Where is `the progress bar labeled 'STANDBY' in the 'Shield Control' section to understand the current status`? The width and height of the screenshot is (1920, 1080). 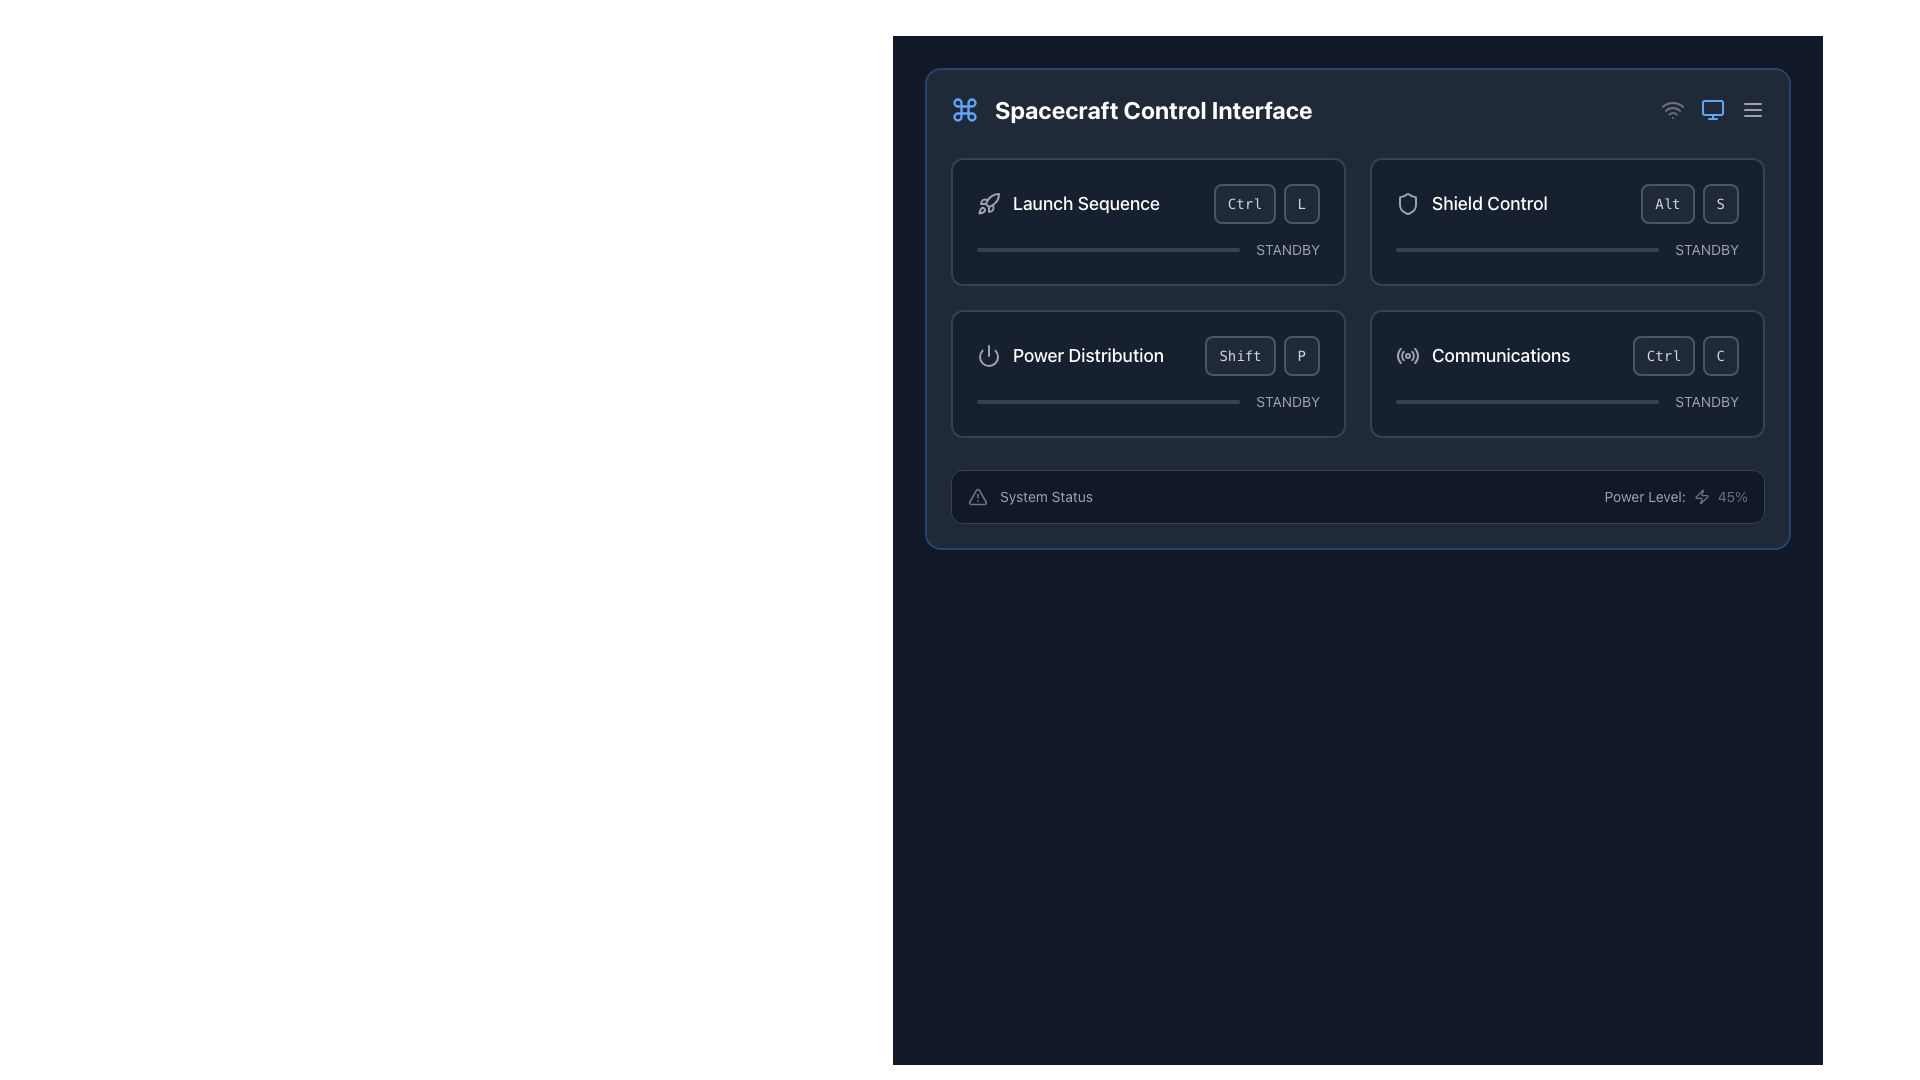 the progress bar labeled 'STANDBY' in the 'Shield Control' section to understand the current status is located at coordinates (1566, 249).